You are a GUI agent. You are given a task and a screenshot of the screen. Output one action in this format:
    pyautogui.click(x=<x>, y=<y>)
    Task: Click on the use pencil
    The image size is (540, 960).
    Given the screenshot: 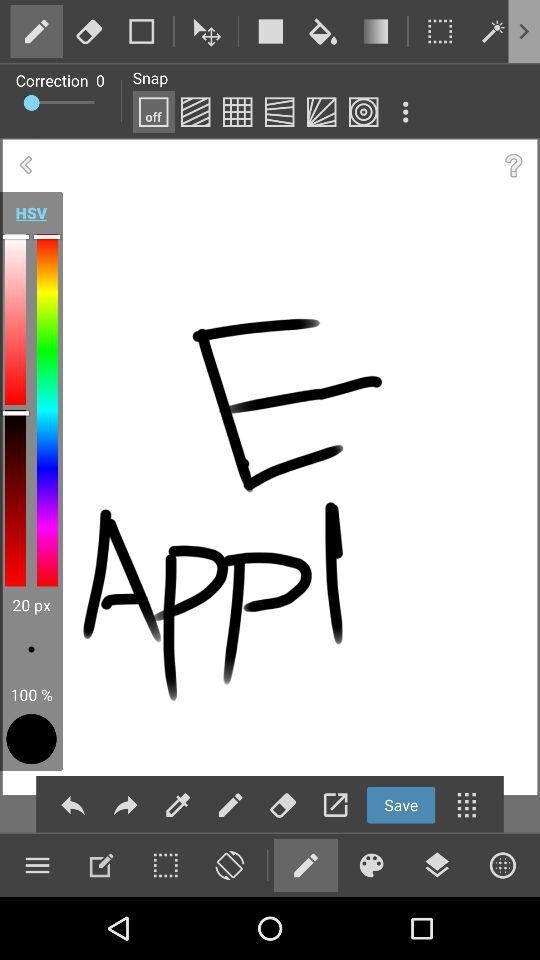 What is the action you would take?
    pyautogui.click(x=305, y=864)
    